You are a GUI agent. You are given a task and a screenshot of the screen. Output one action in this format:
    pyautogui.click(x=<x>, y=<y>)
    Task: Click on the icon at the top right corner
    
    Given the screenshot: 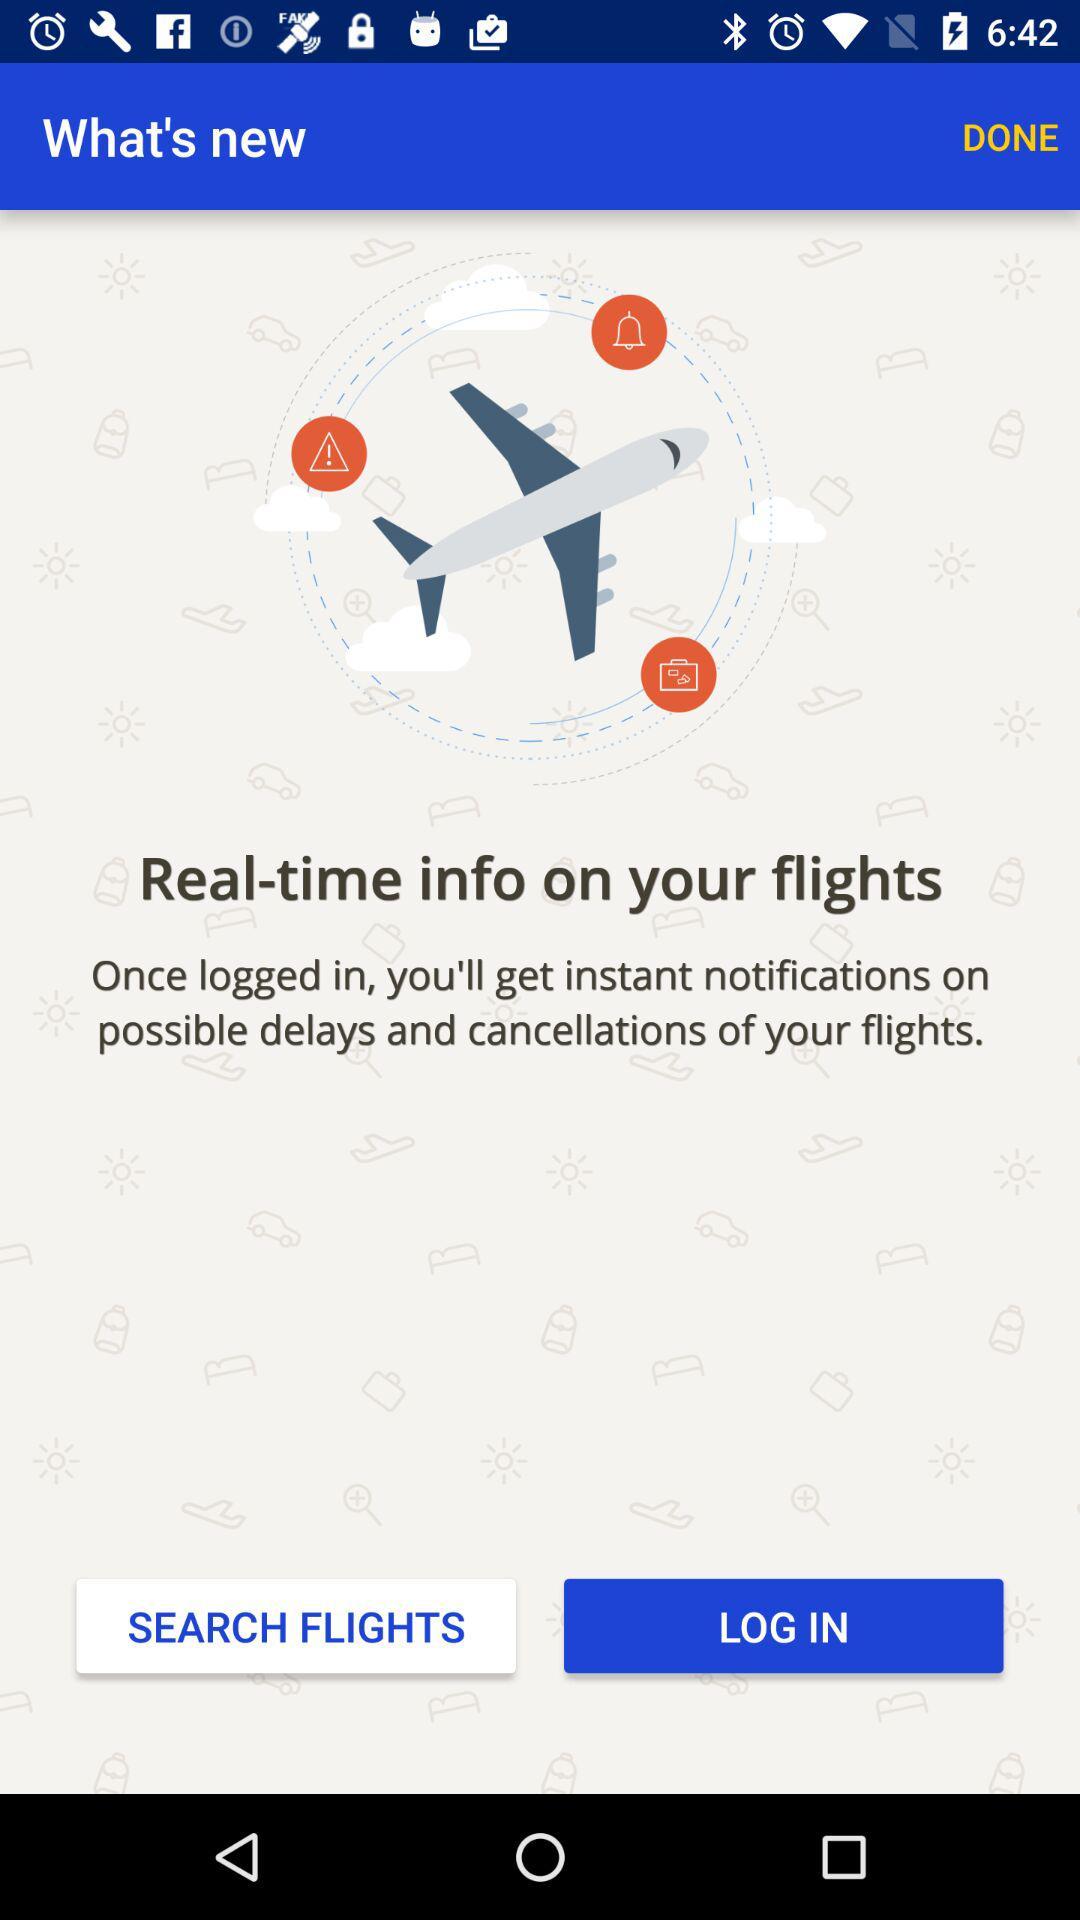 What is the action you would take?
    pyautogui.click(x=1010, y=135)
    